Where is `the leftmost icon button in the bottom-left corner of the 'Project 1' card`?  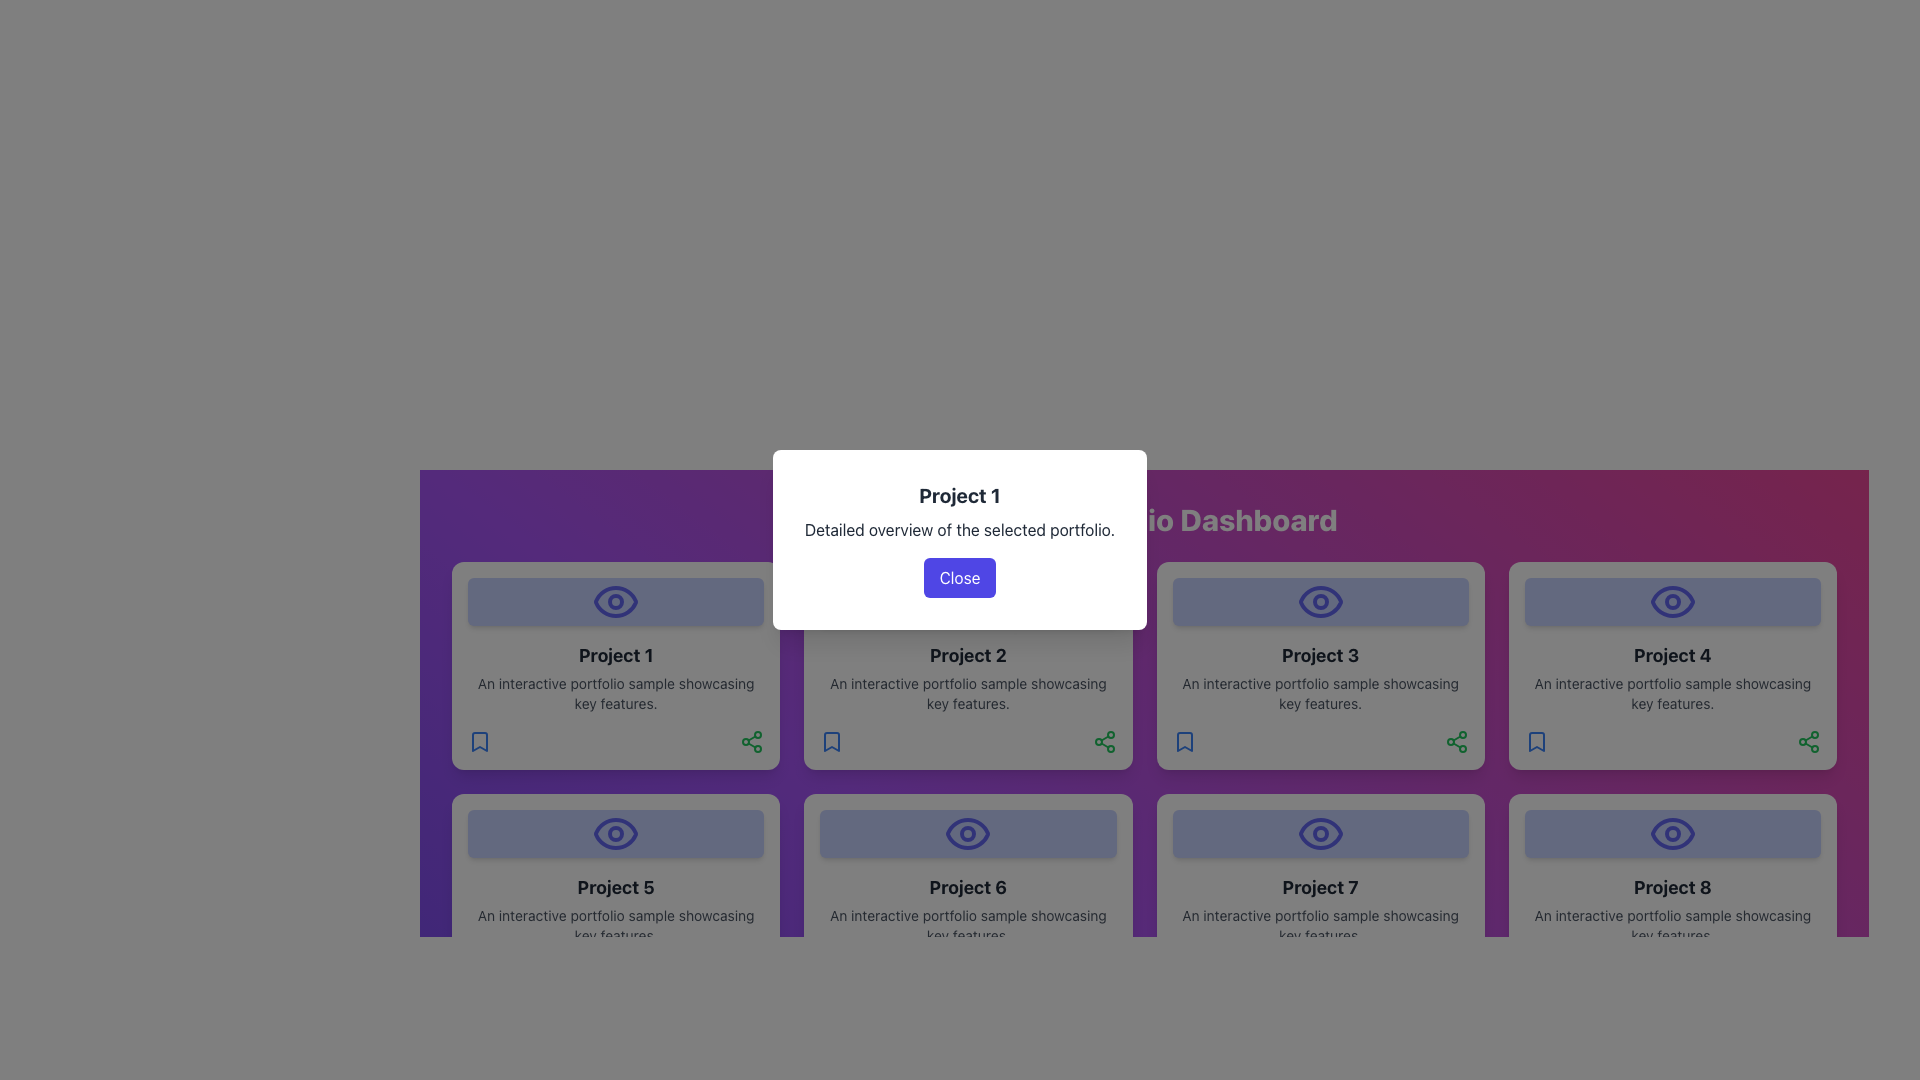 the leftmost icon button in the bottom-left corner of the 'Project 1' card is located at coordinates (480, 741).